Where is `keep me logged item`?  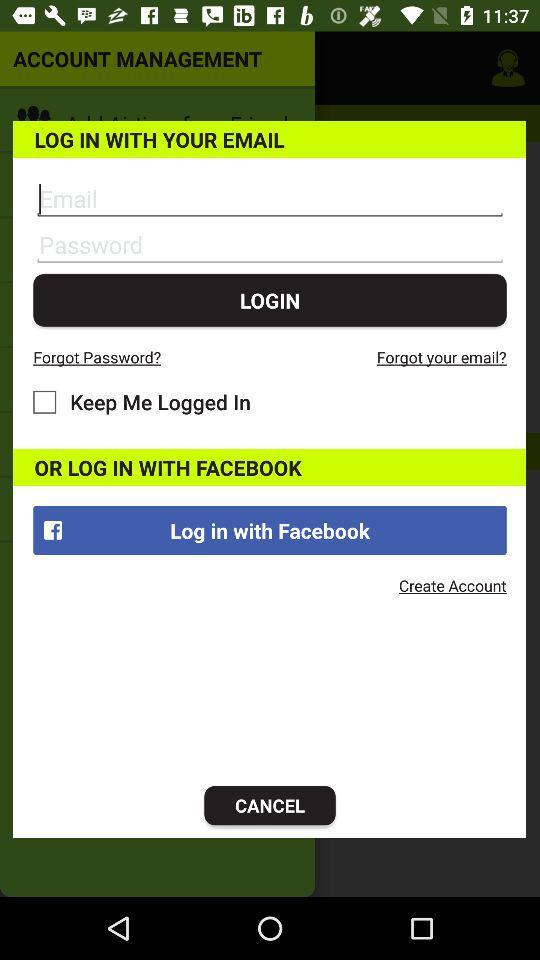 keep me logged item is located at coordinates (141, 401).